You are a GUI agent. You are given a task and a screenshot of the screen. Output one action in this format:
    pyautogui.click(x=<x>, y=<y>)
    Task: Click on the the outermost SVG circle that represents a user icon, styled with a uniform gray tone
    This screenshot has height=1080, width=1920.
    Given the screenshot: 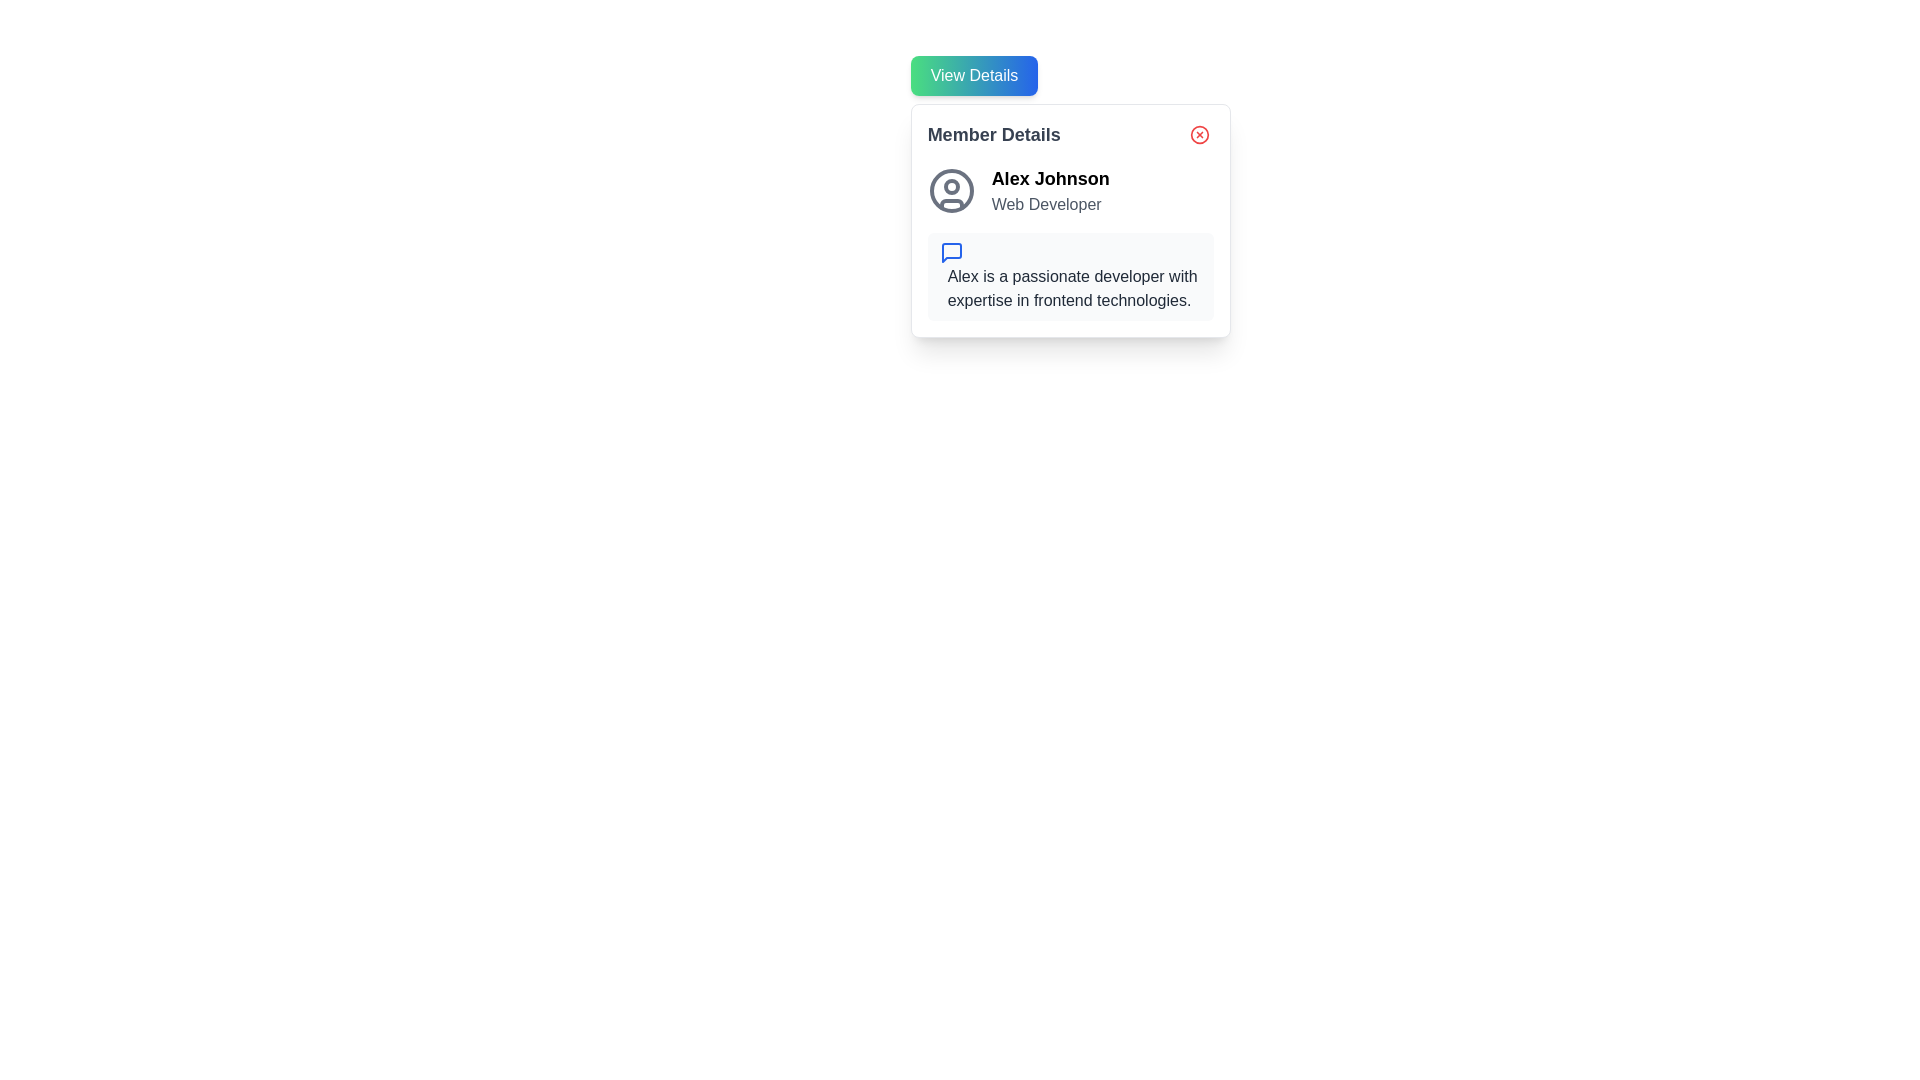 What is the action you would take?
    pyautogui.click(x=950, y=191)
    